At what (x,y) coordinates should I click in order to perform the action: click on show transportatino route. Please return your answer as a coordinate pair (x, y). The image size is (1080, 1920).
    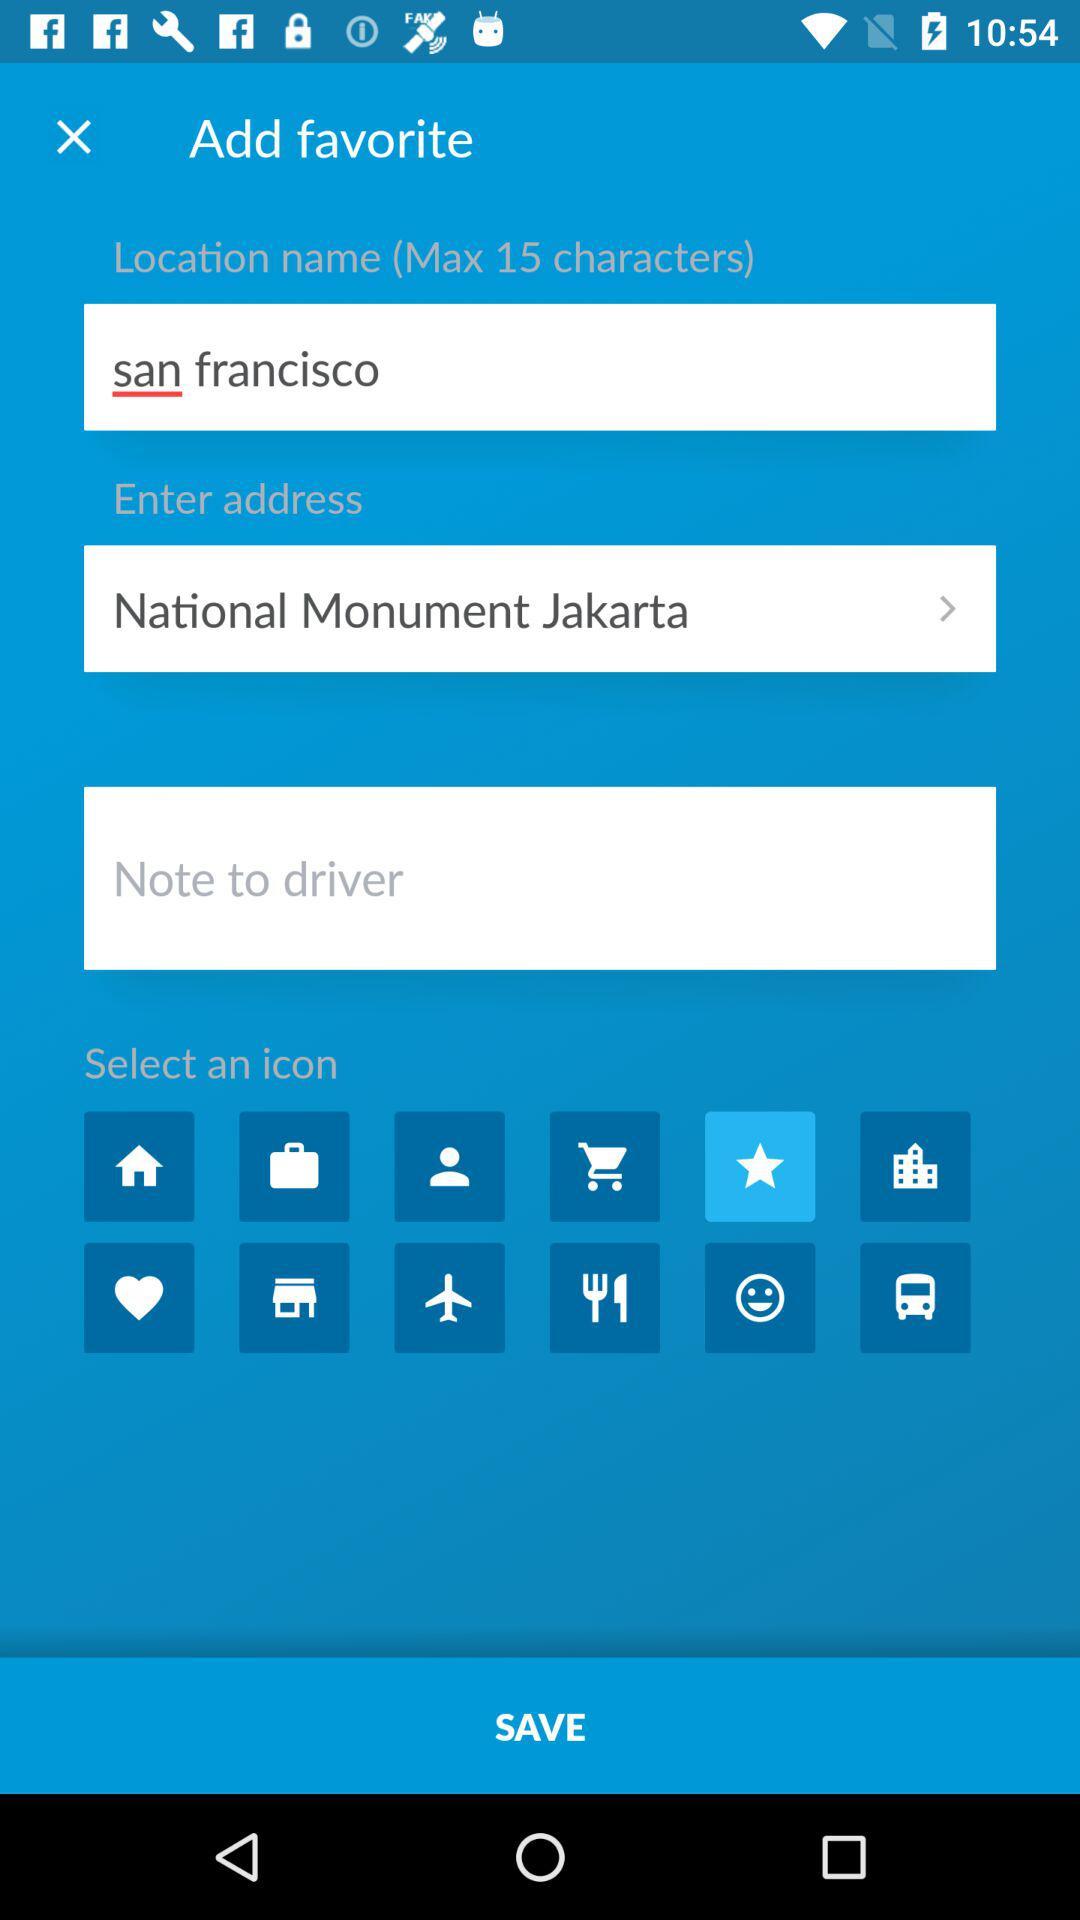
    Looking at the image, I should click on (915, 1297).